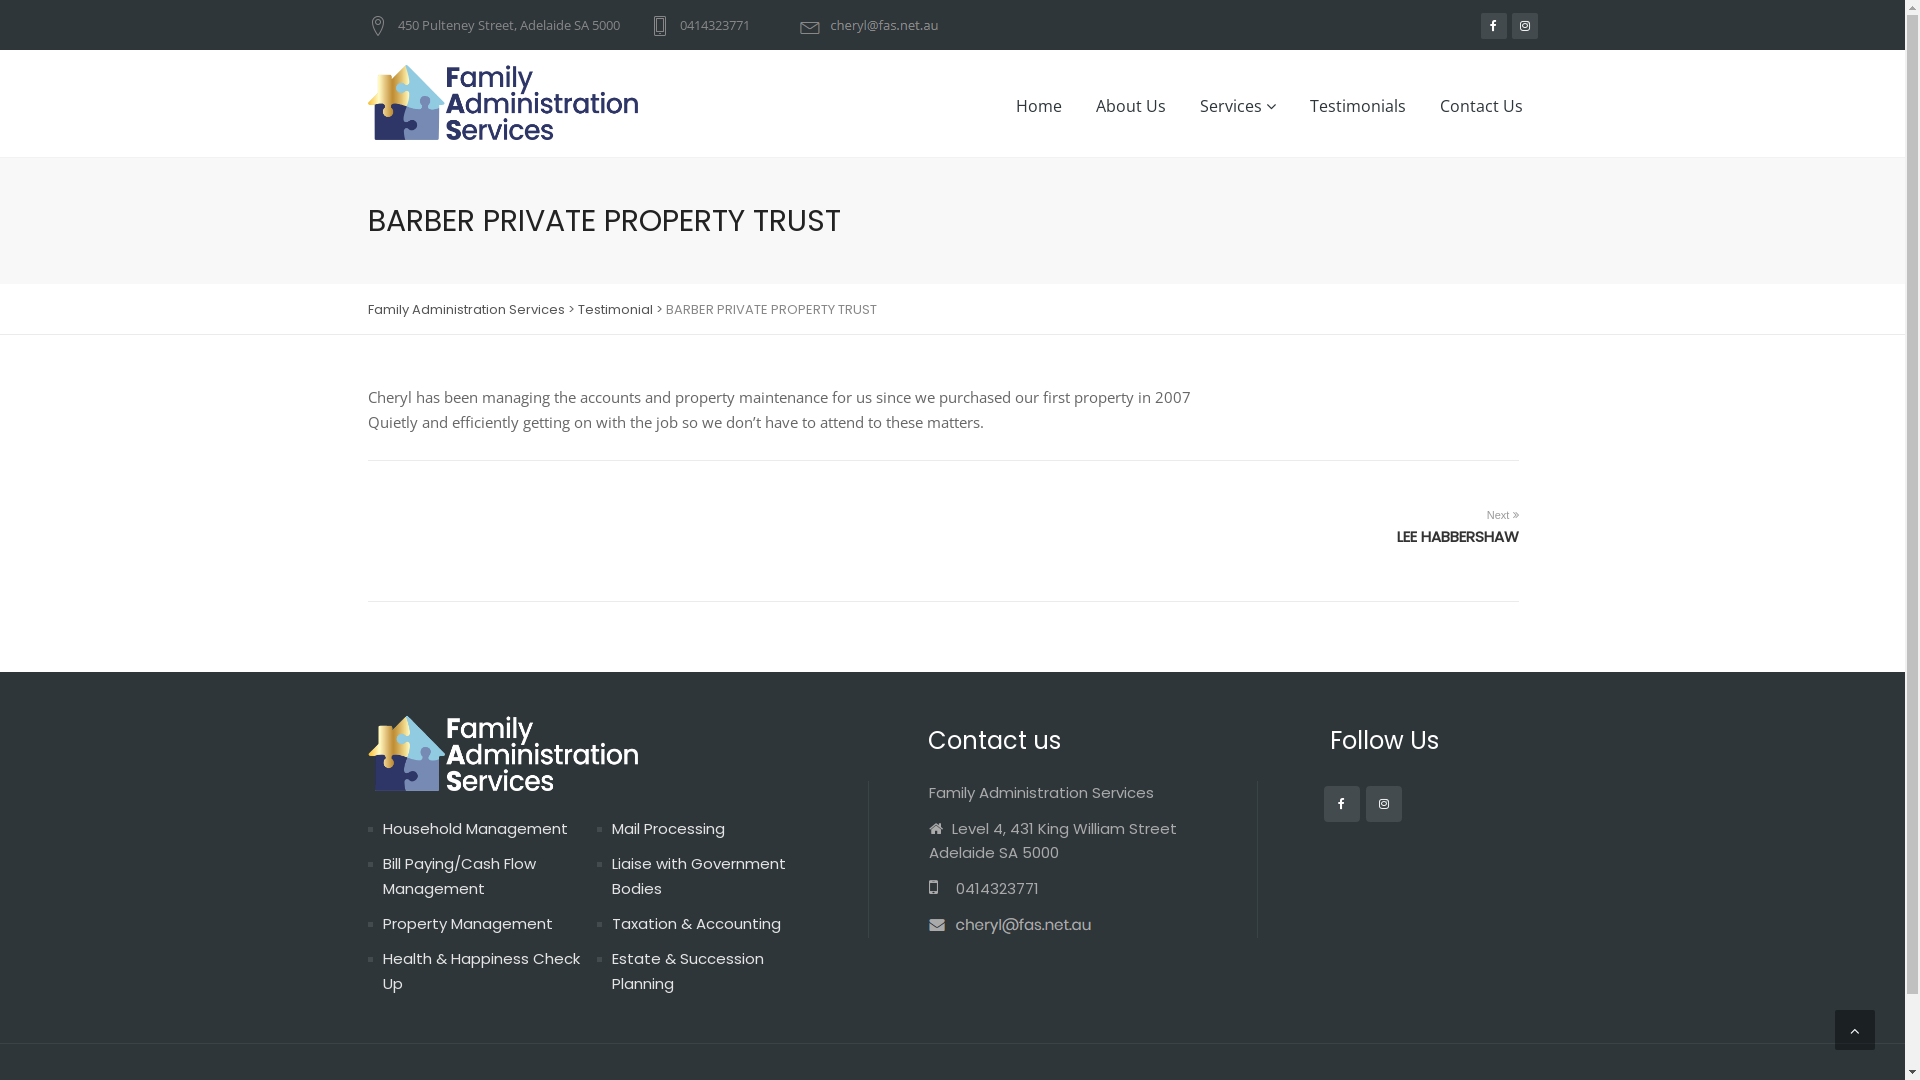 This screenshot has height=1080, width=1920. What do you see at coordinates (1236, 105) in the screenshot?
I see `'Services'` at bounding box center [1236, 105].